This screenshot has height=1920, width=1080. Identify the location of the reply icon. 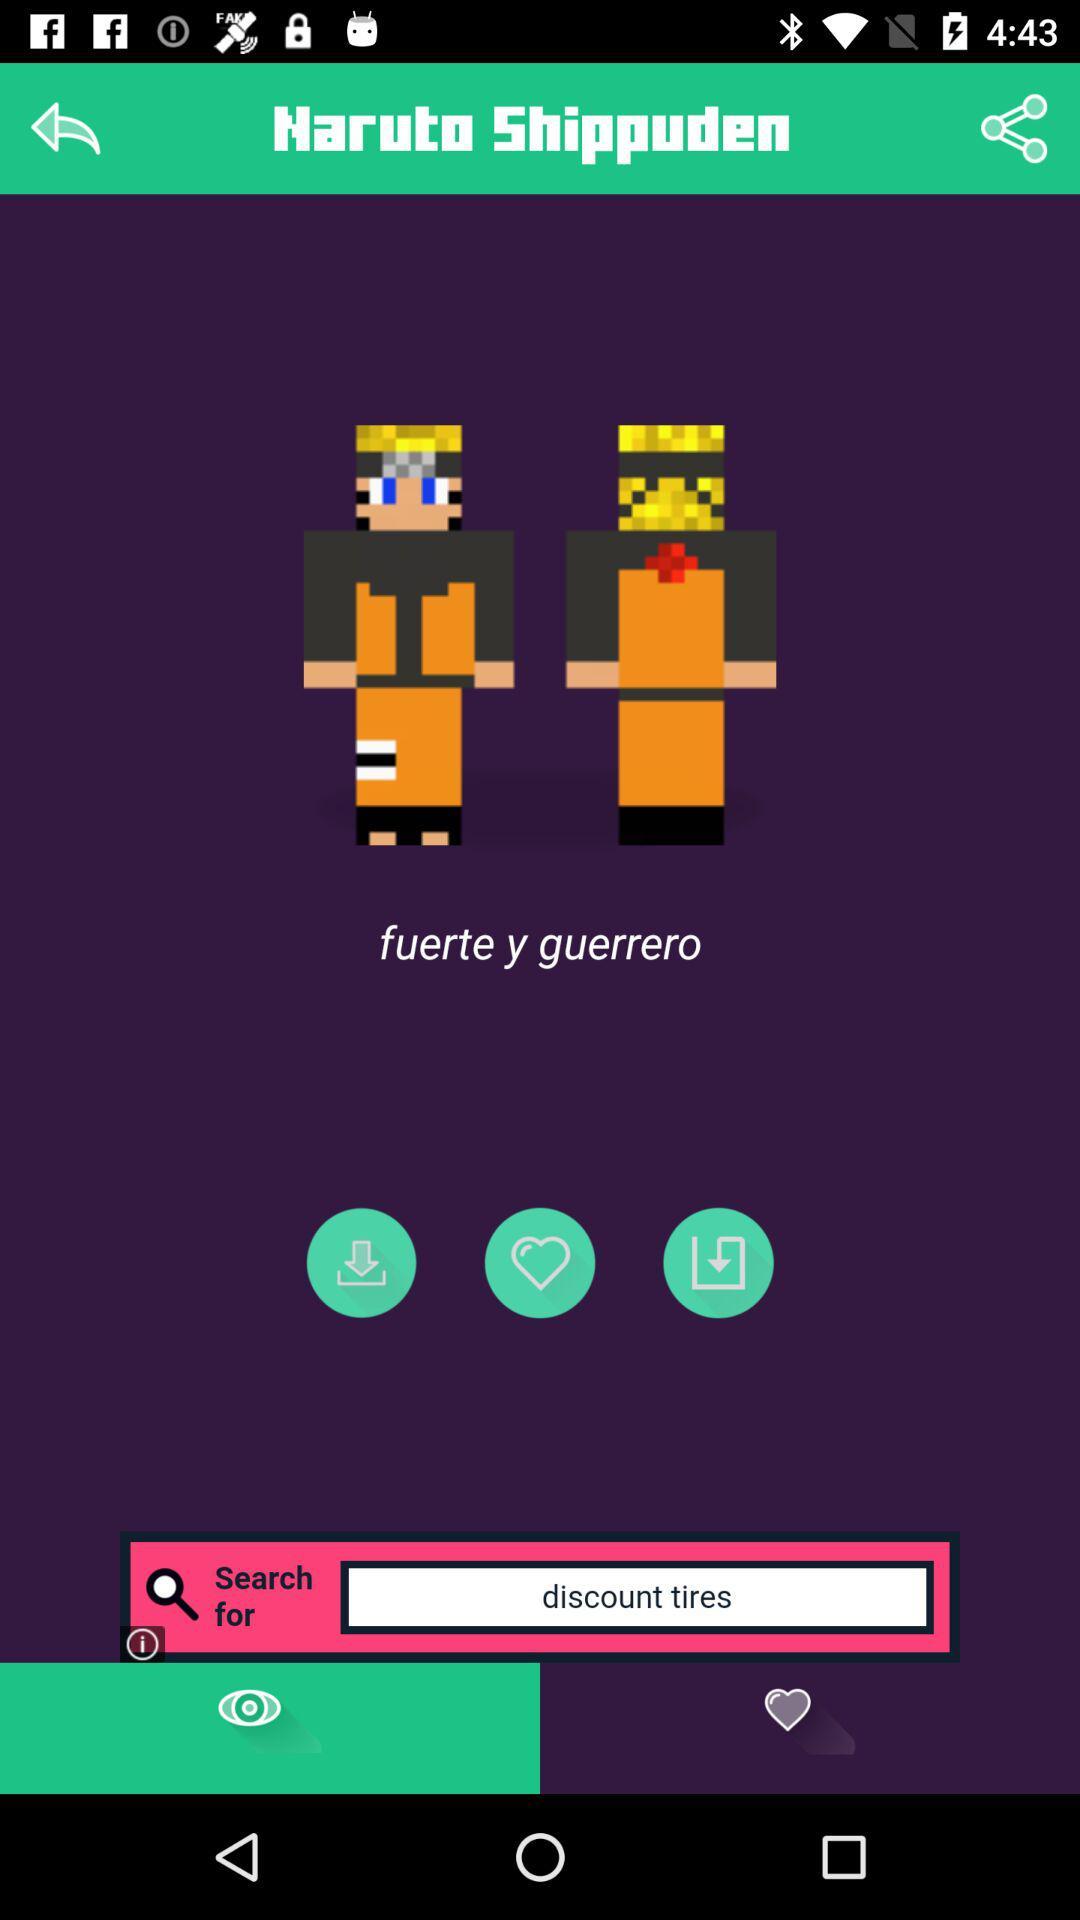
(64, 127).